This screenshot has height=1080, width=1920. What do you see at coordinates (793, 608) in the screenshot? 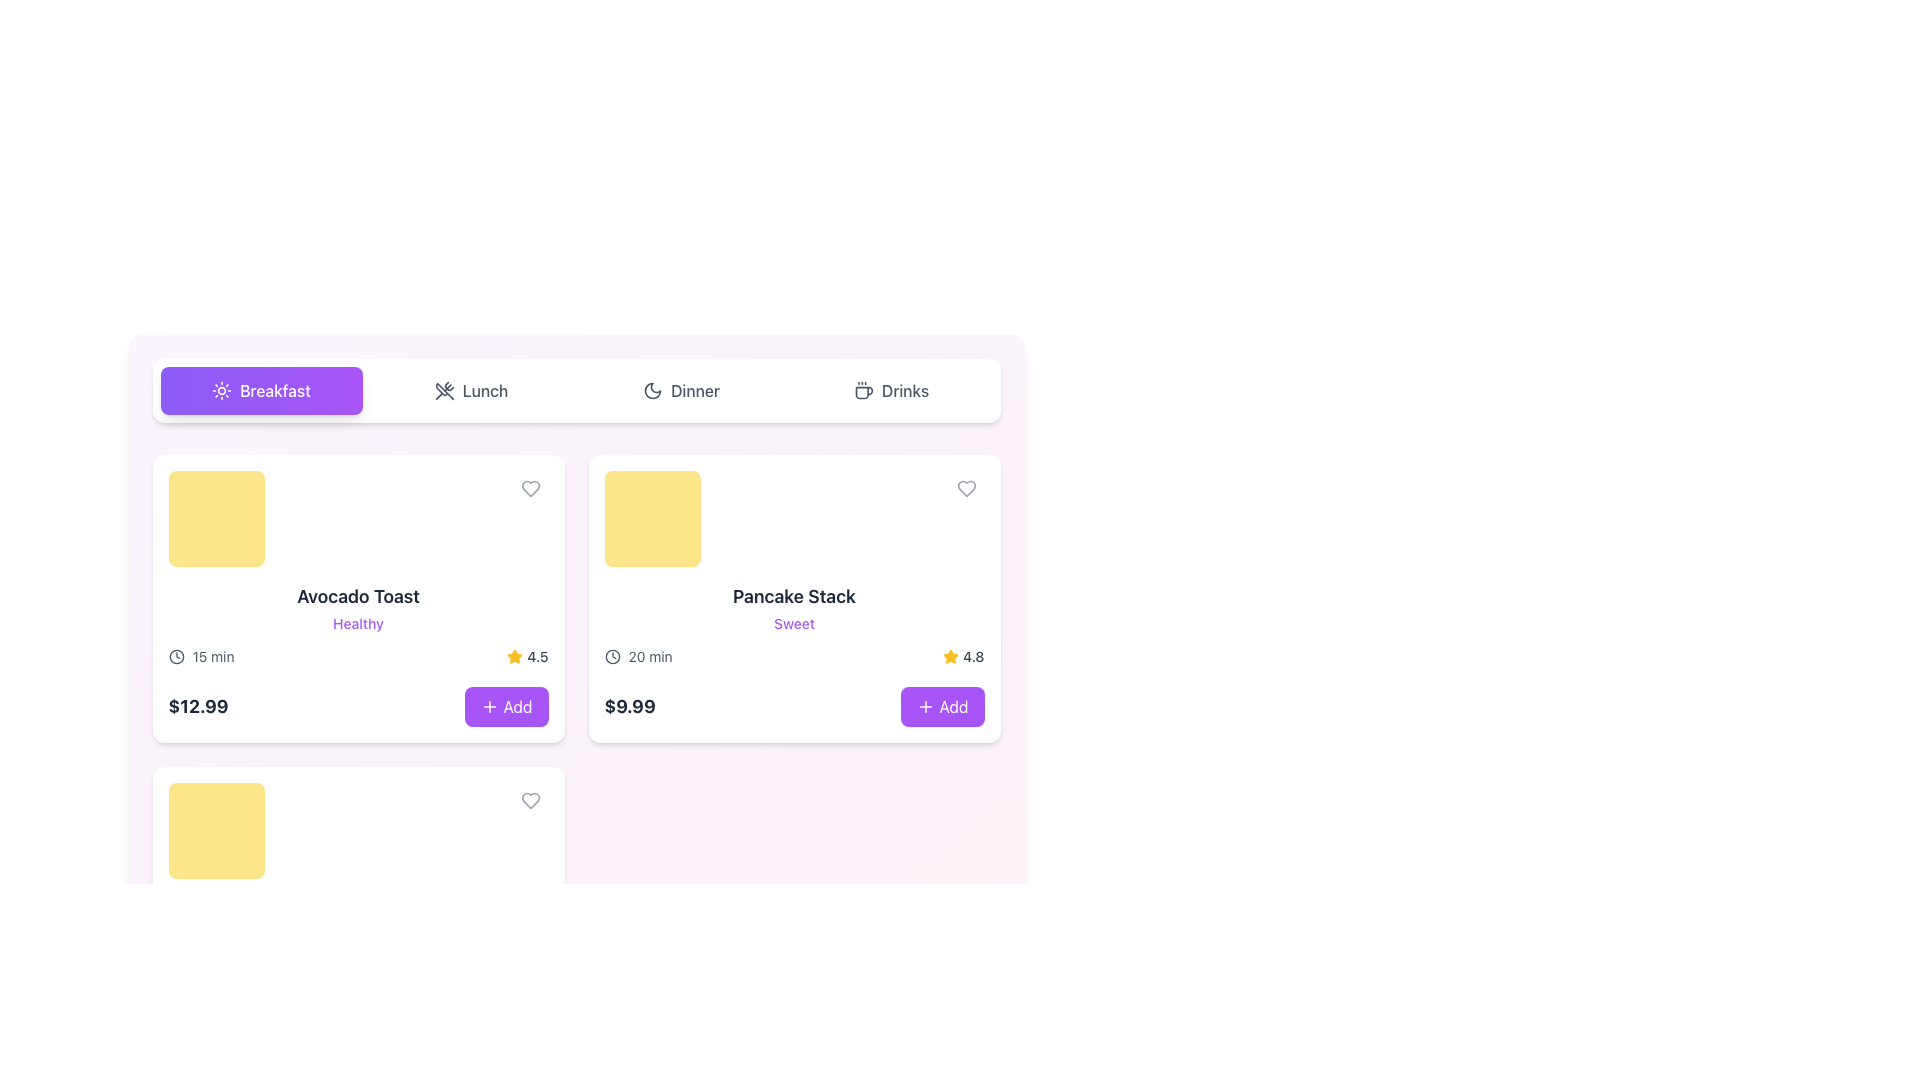
I see `the text block containing the title and subtitle for the food item, which is the second card in the grid, positioned to the right of the 'Avocado Toast' card, located under the 'Breakfast' category header` at bounding box center [793, 608].